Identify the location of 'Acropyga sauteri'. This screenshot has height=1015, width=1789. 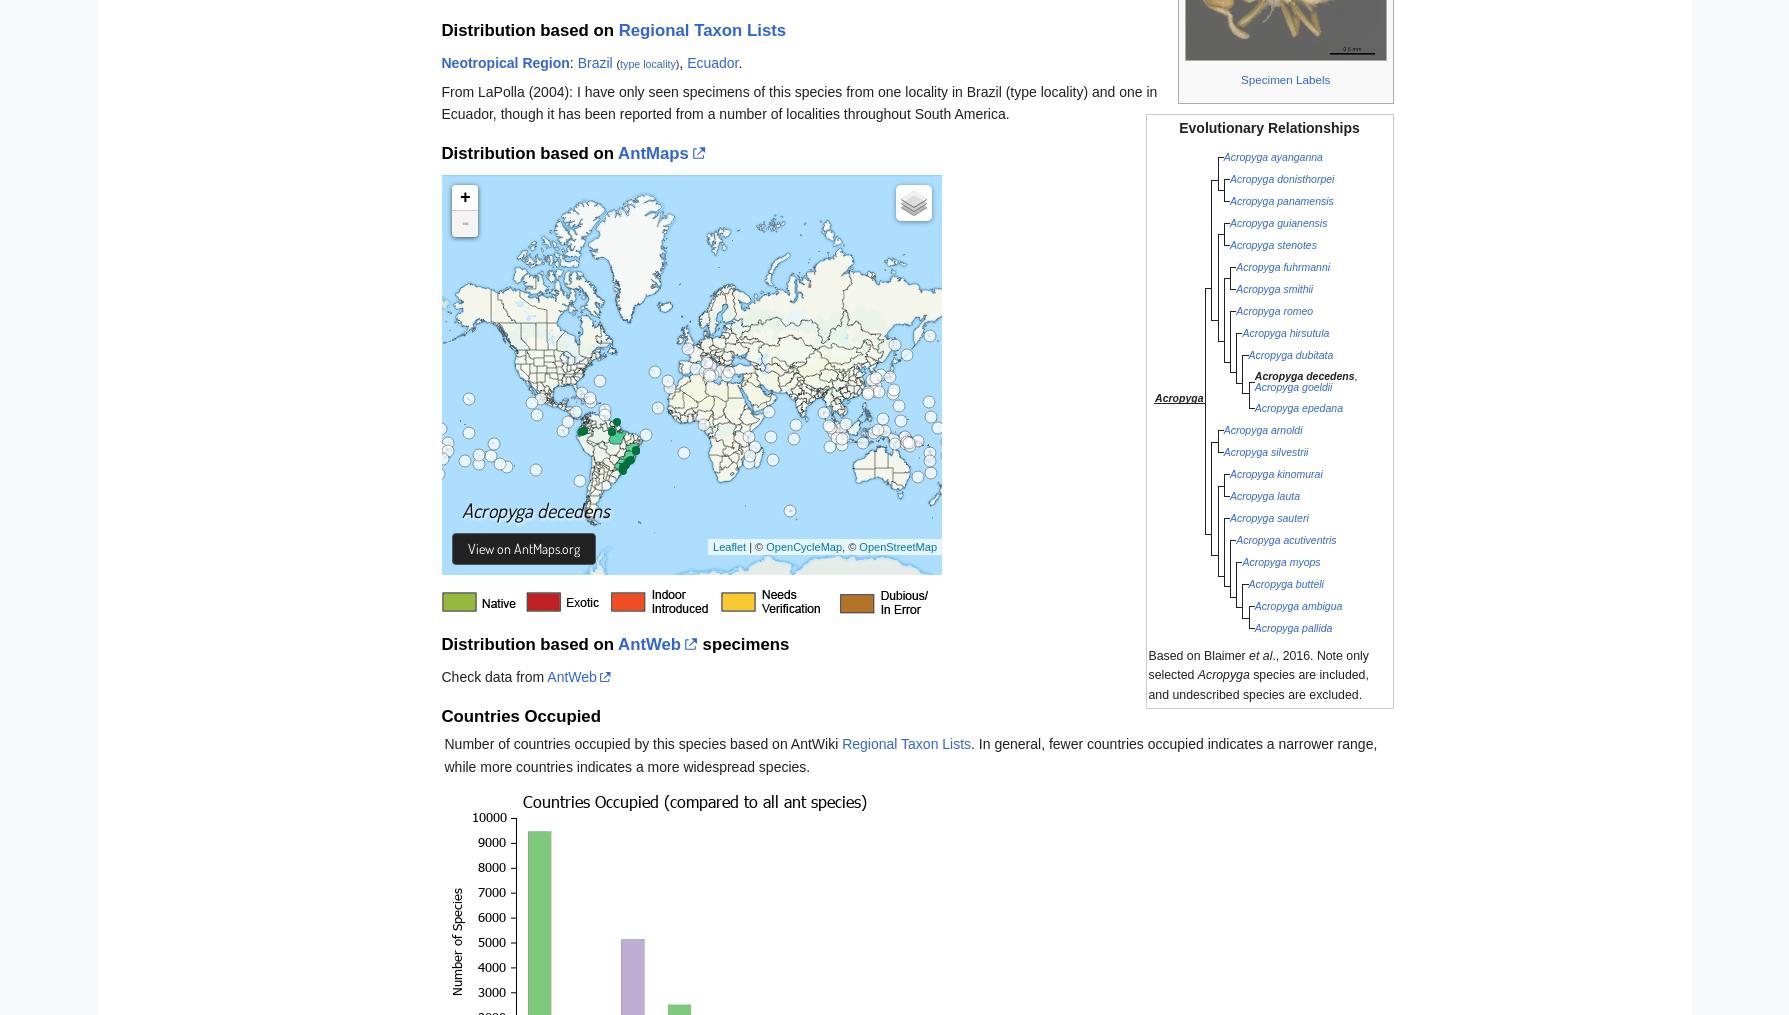
(1268, 517).